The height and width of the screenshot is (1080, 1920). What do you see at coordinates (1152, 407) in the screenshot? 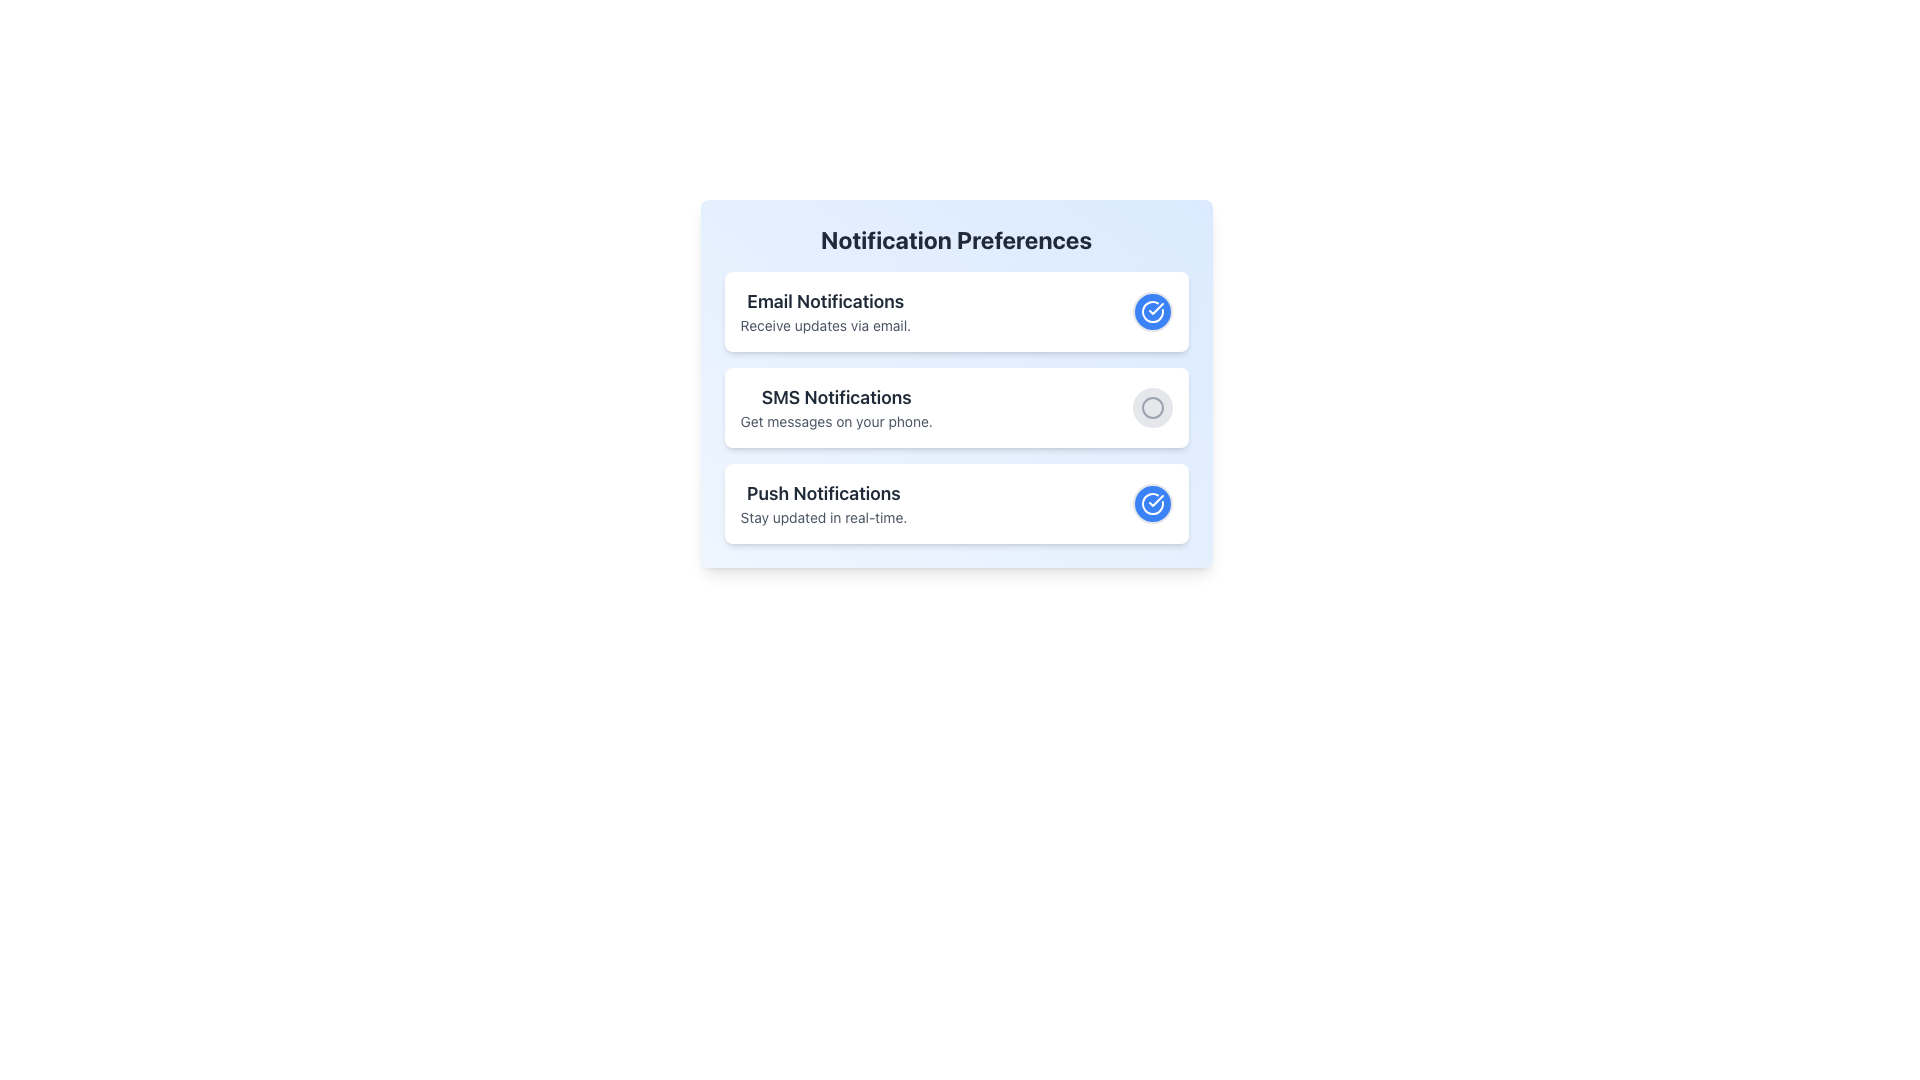
I see `the circular icon with a hollow center and thin gray border, located within the 'SMS Notifications' option` at bounding box center [1152, 407].